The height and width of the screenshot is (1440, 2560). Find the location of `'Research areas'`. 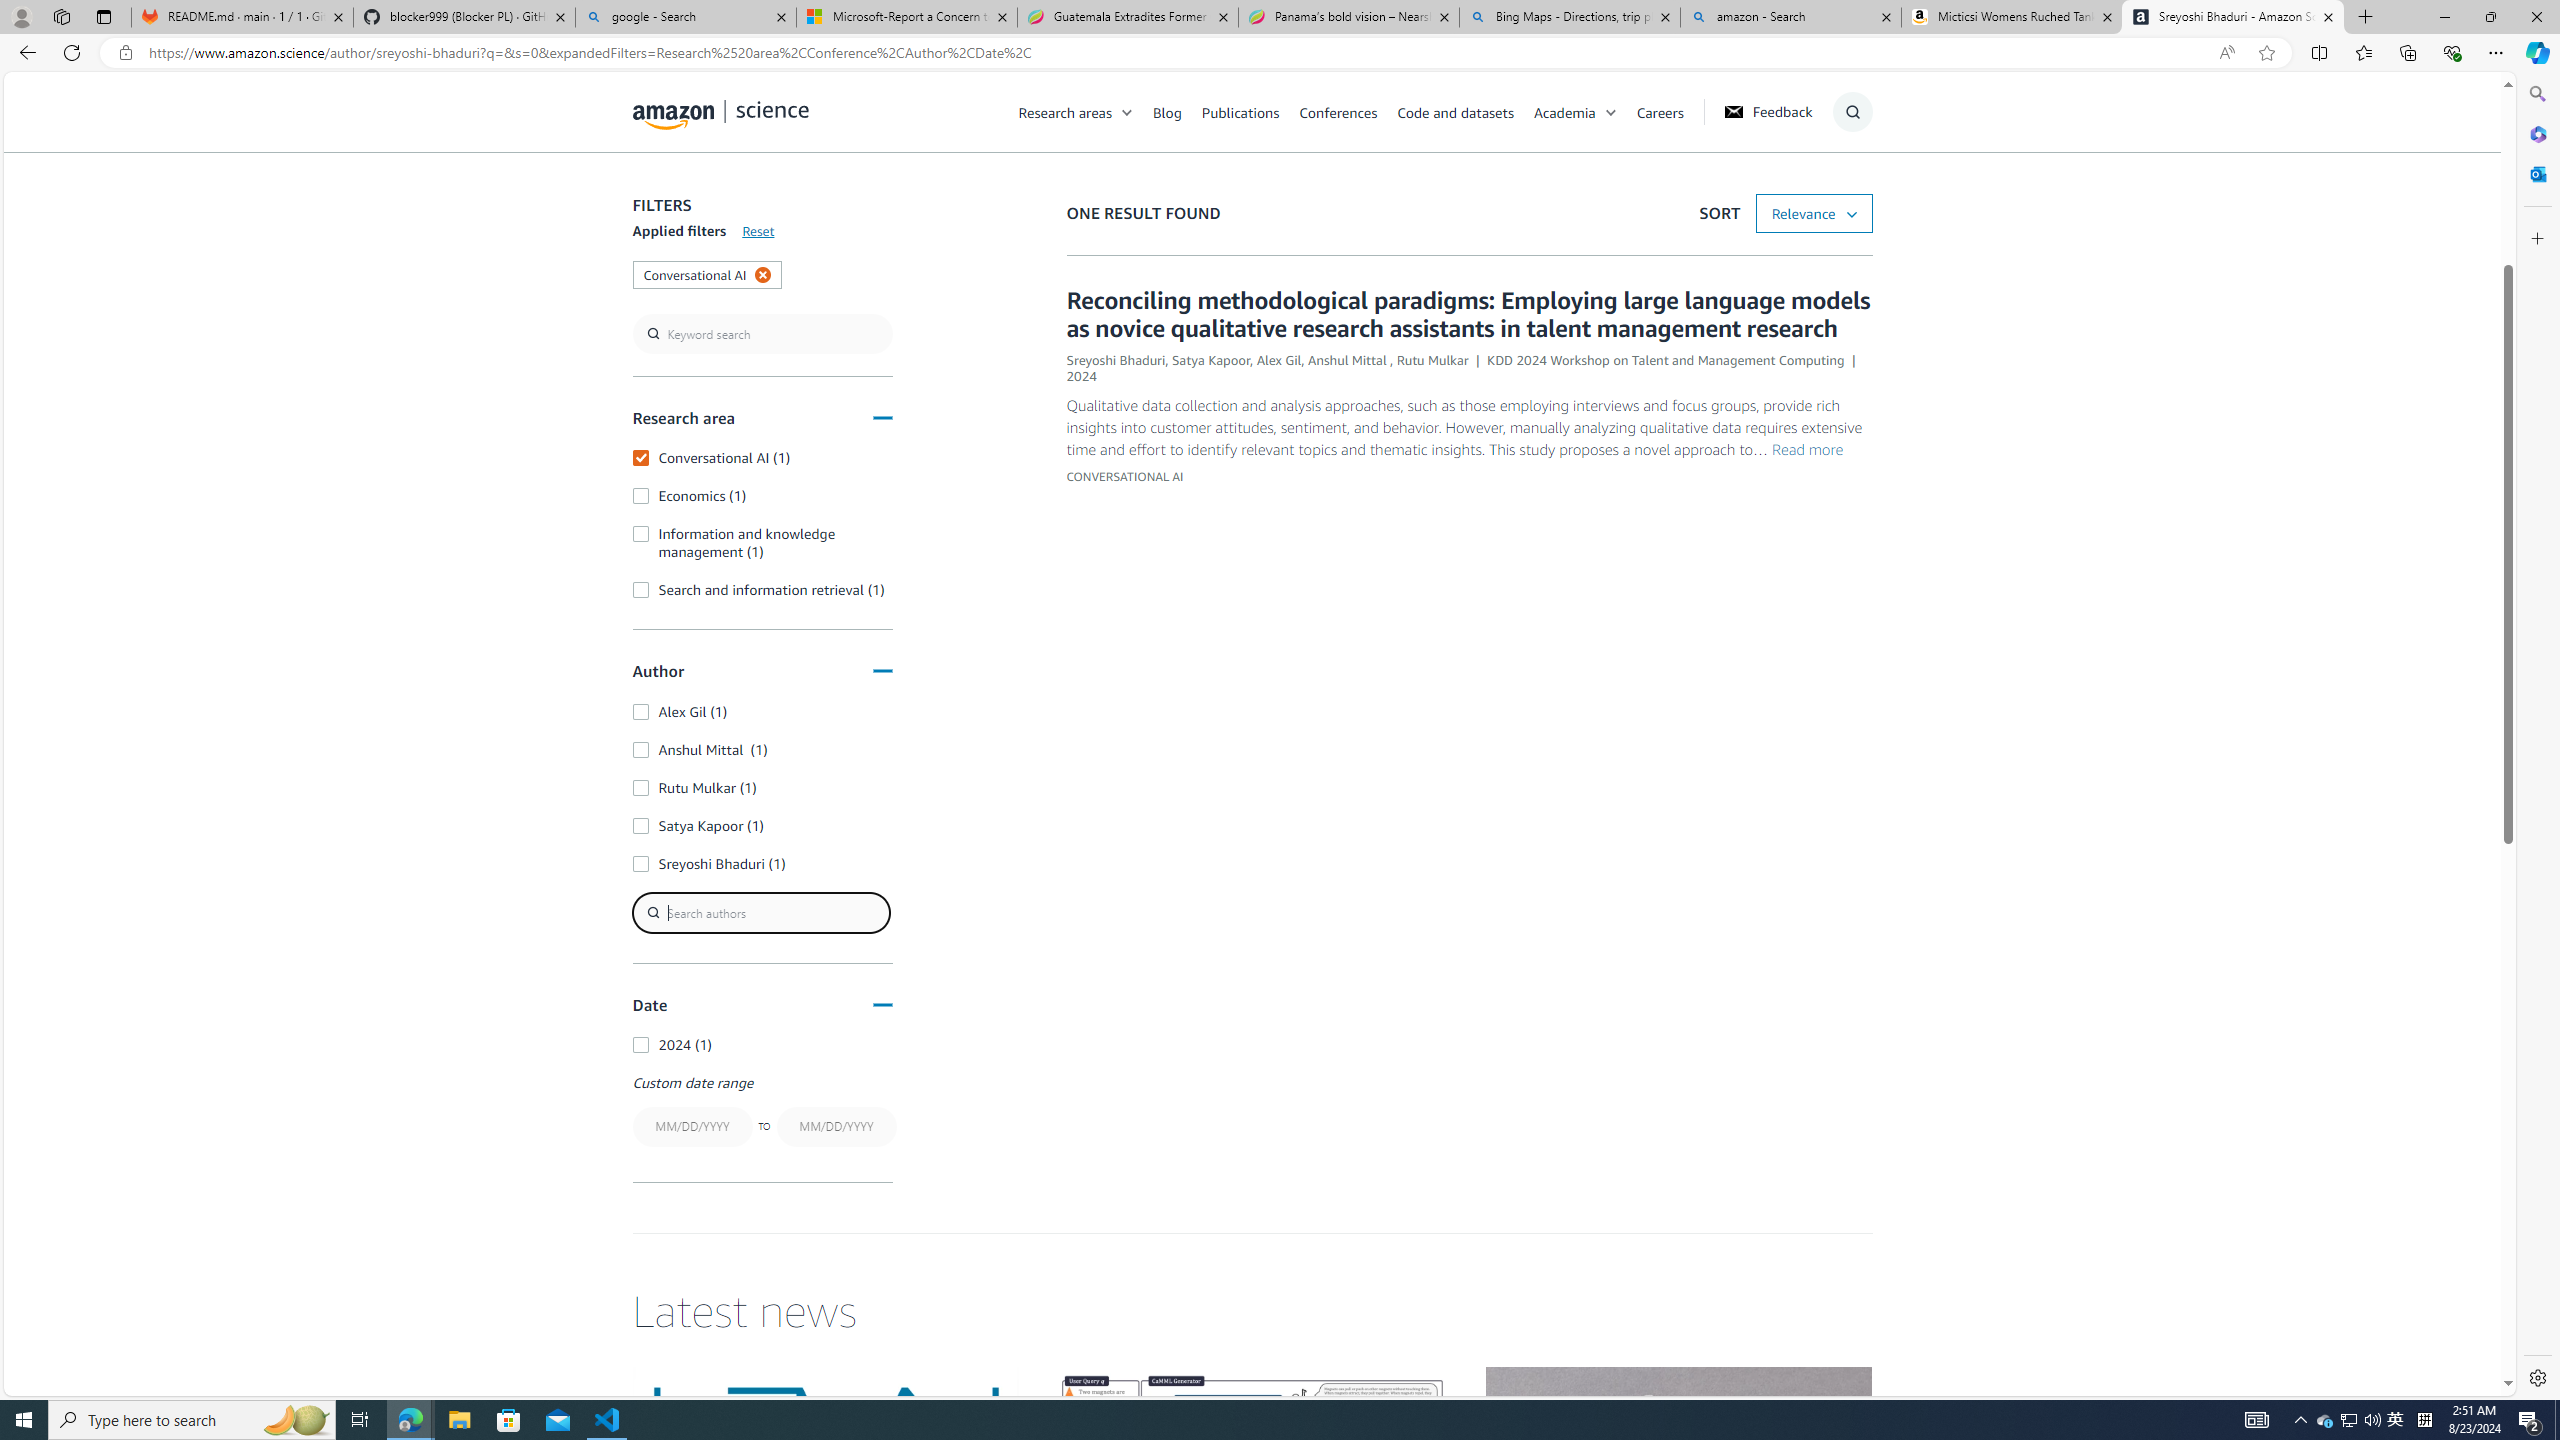

'Research areas' is located at coordinates (1085, 111).